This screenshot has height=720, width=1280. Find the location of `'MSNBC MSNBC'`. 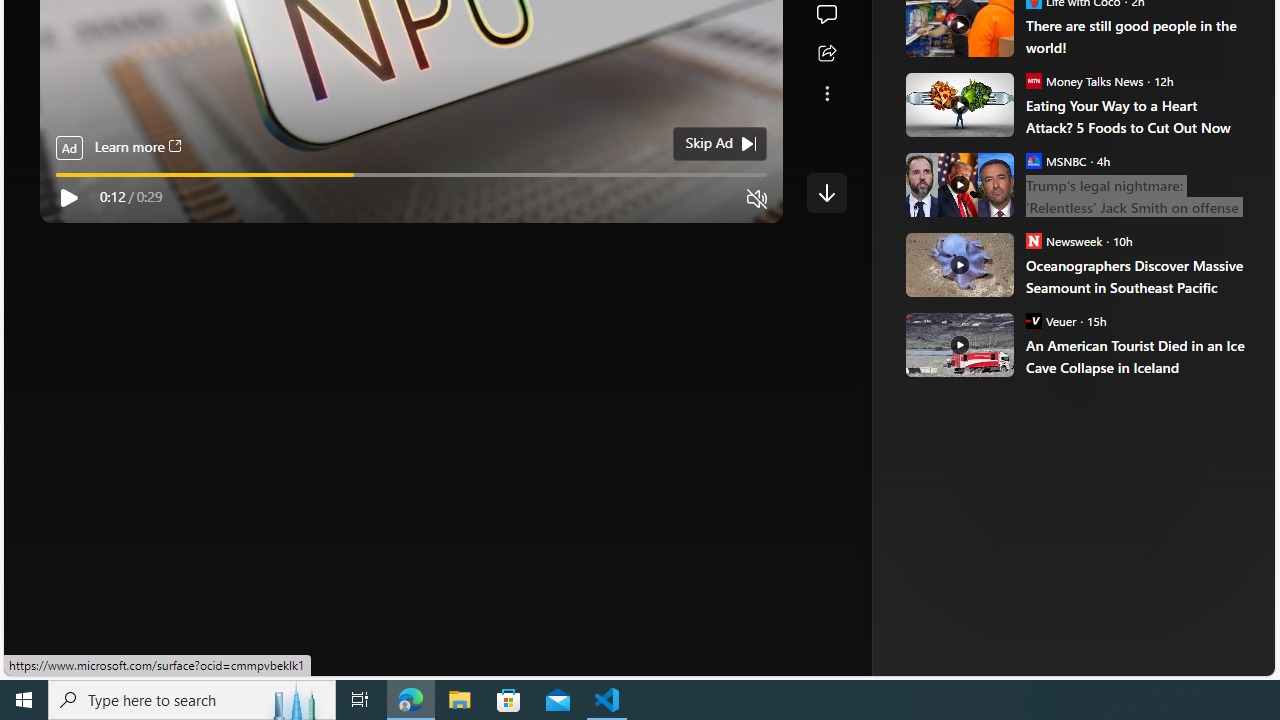

'MSNBC MSNBC' is located at coordinates (1055, 159).